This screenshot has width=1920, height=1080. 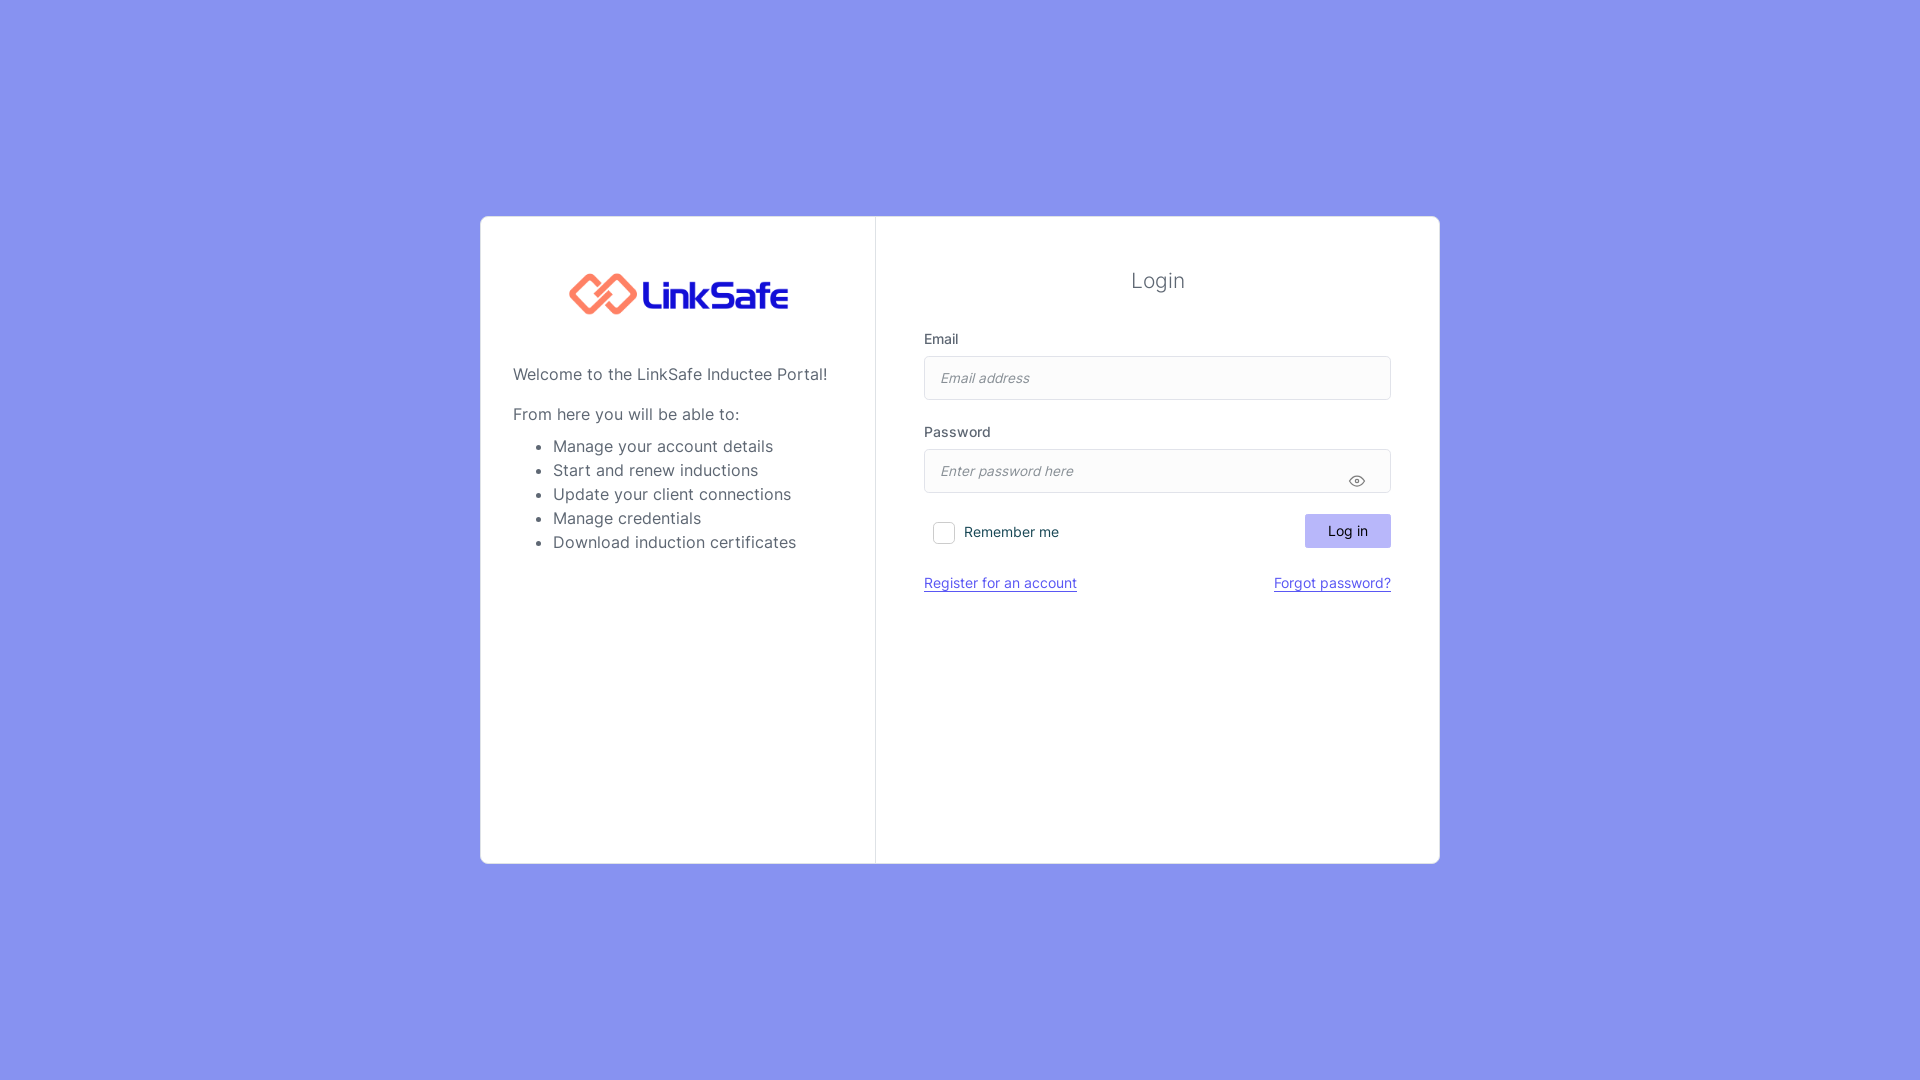 I want to click on 'Log in', so click(x=1348, y=530).